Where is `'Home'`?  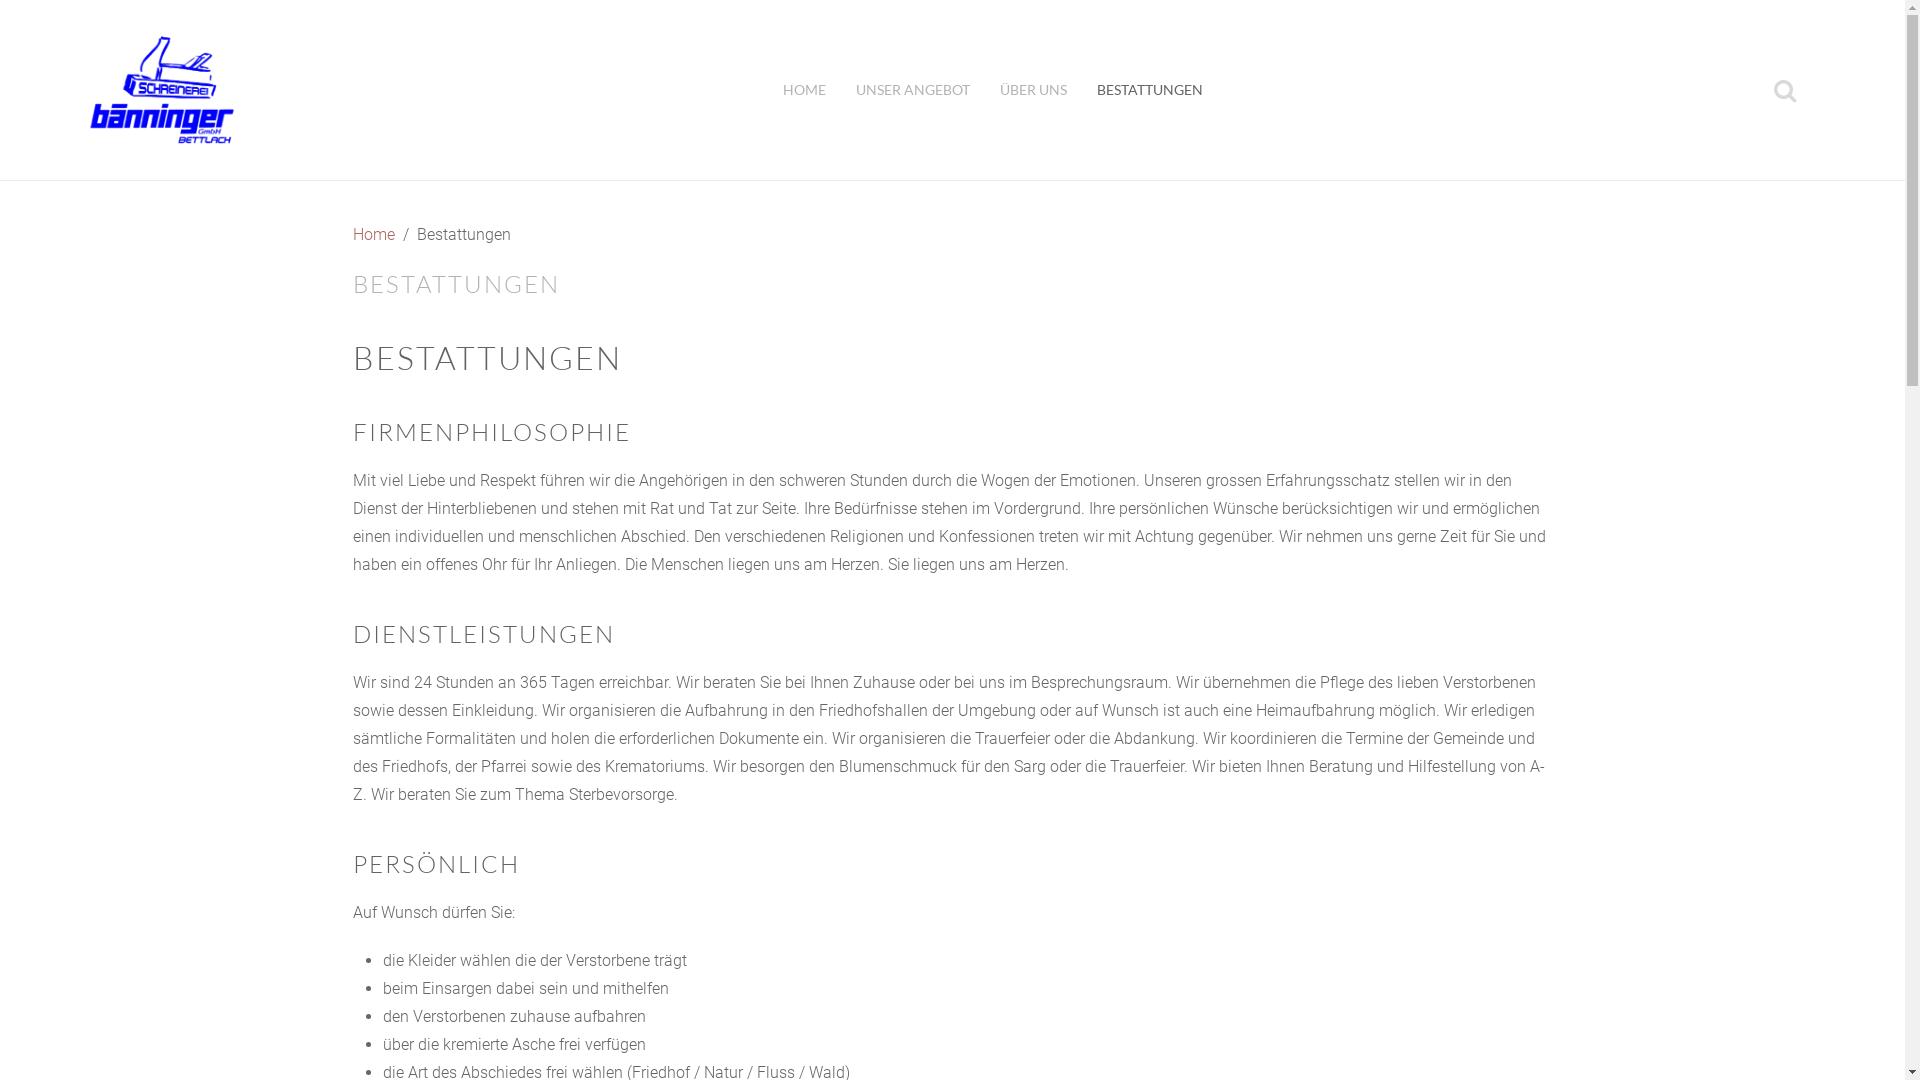 'Home' is located at coordinates (373, 234).